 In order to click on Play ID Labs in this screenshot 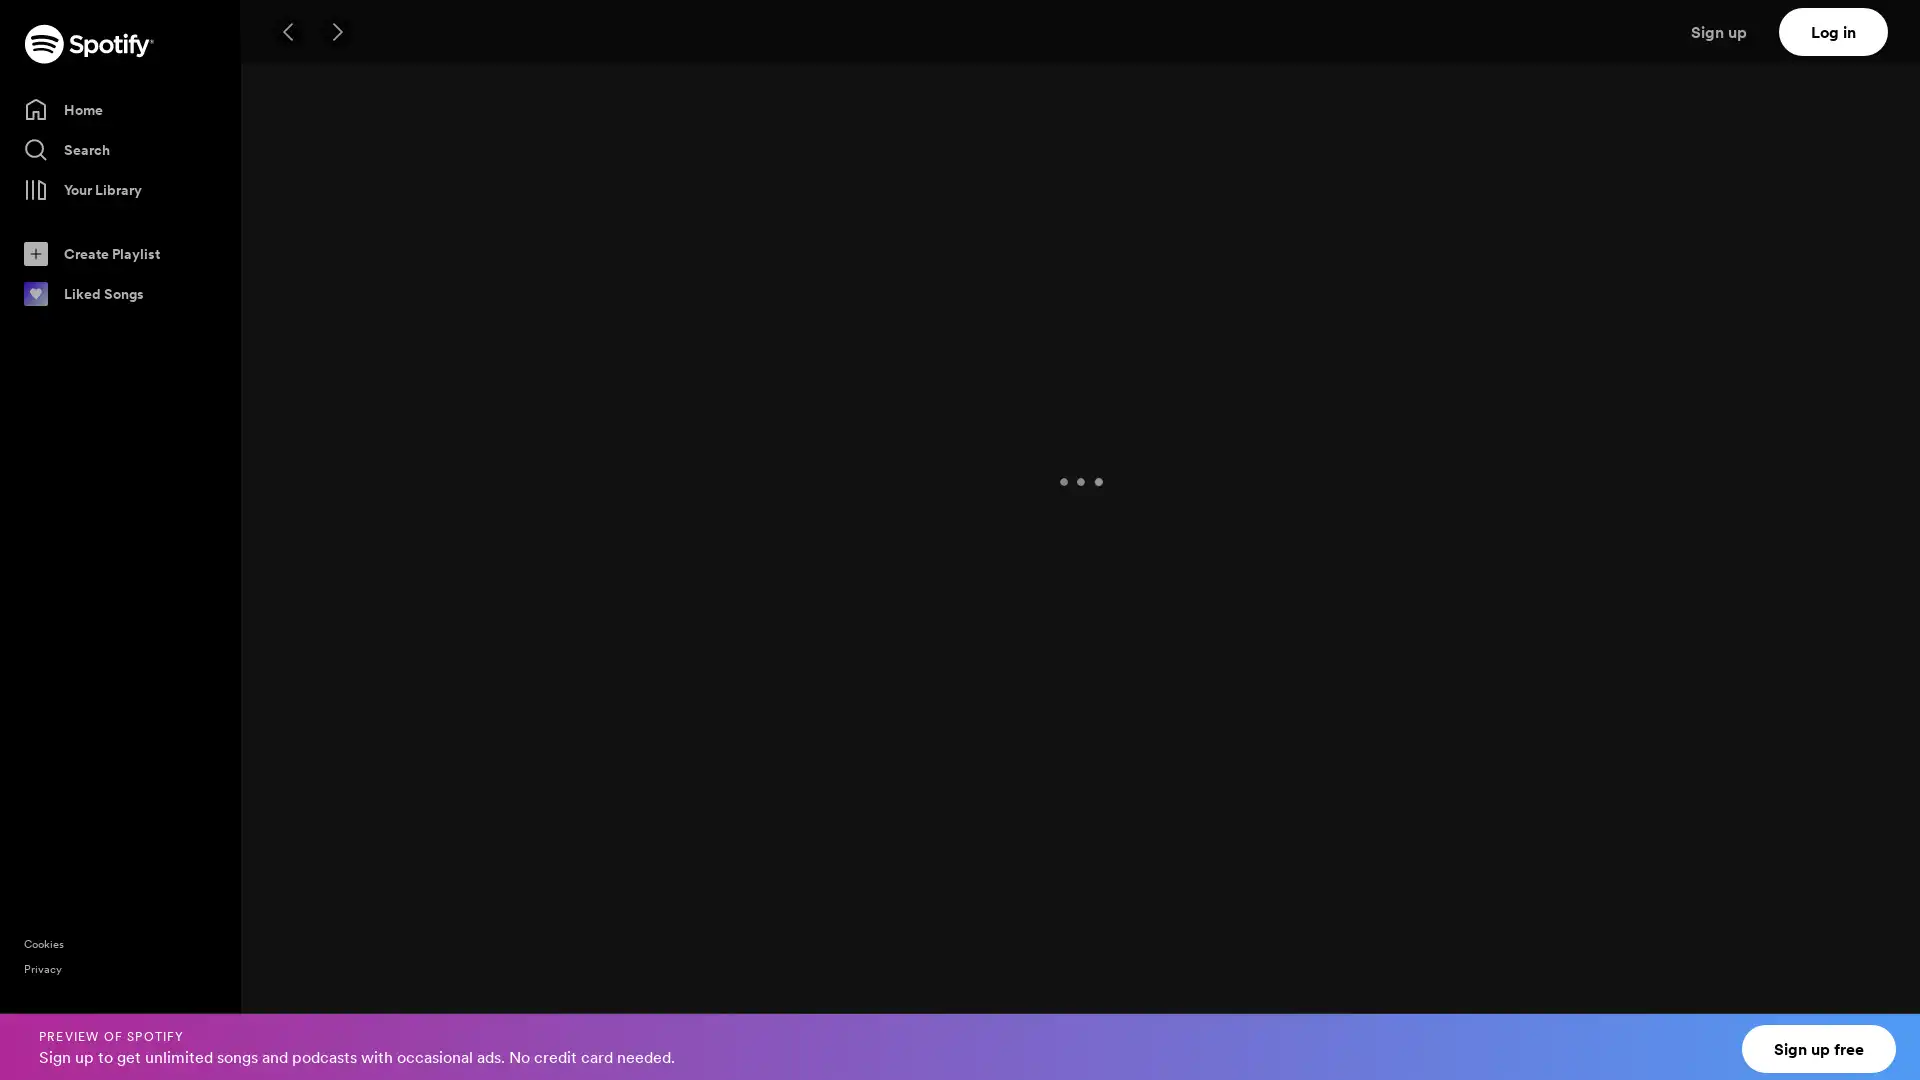, I will do `click(1839, 955)`.